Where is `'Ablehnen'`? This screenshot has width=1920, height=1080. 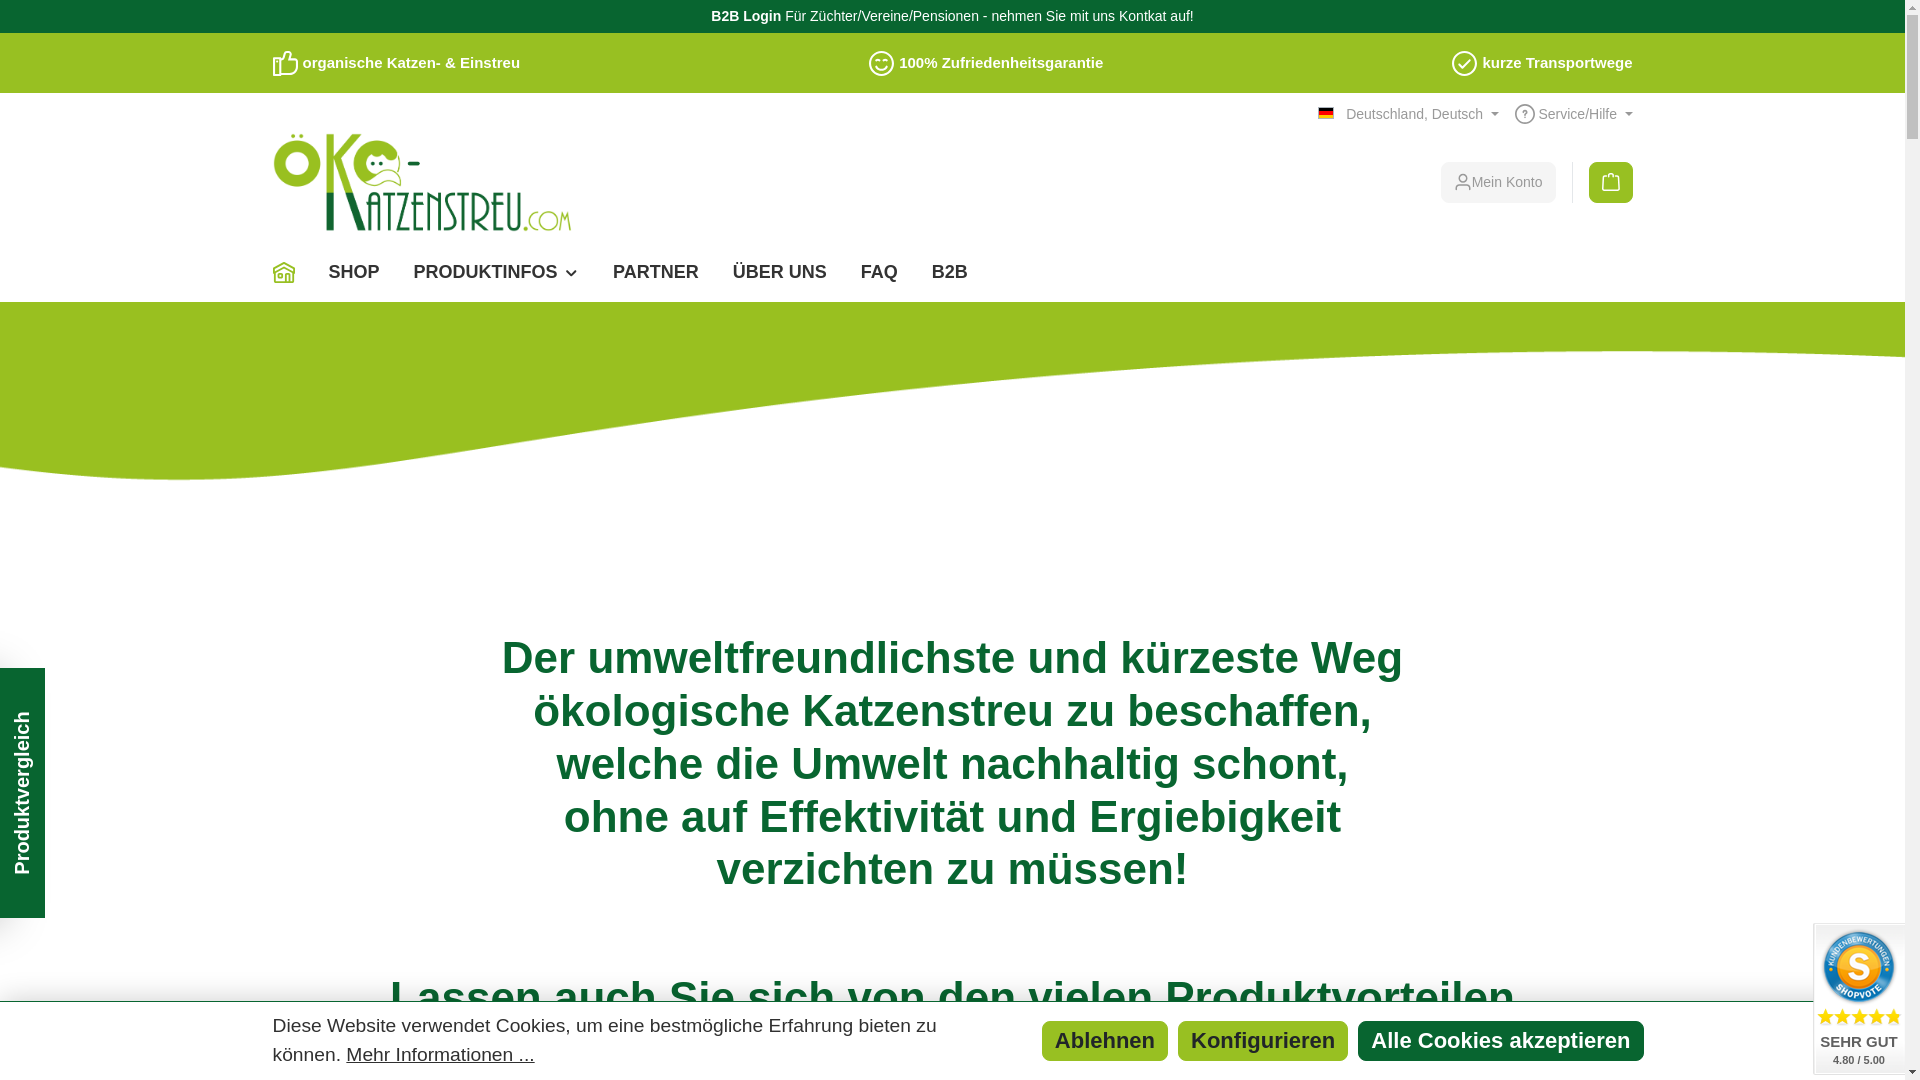 'Ablehnen' is located at coordinates (1040, 1040).